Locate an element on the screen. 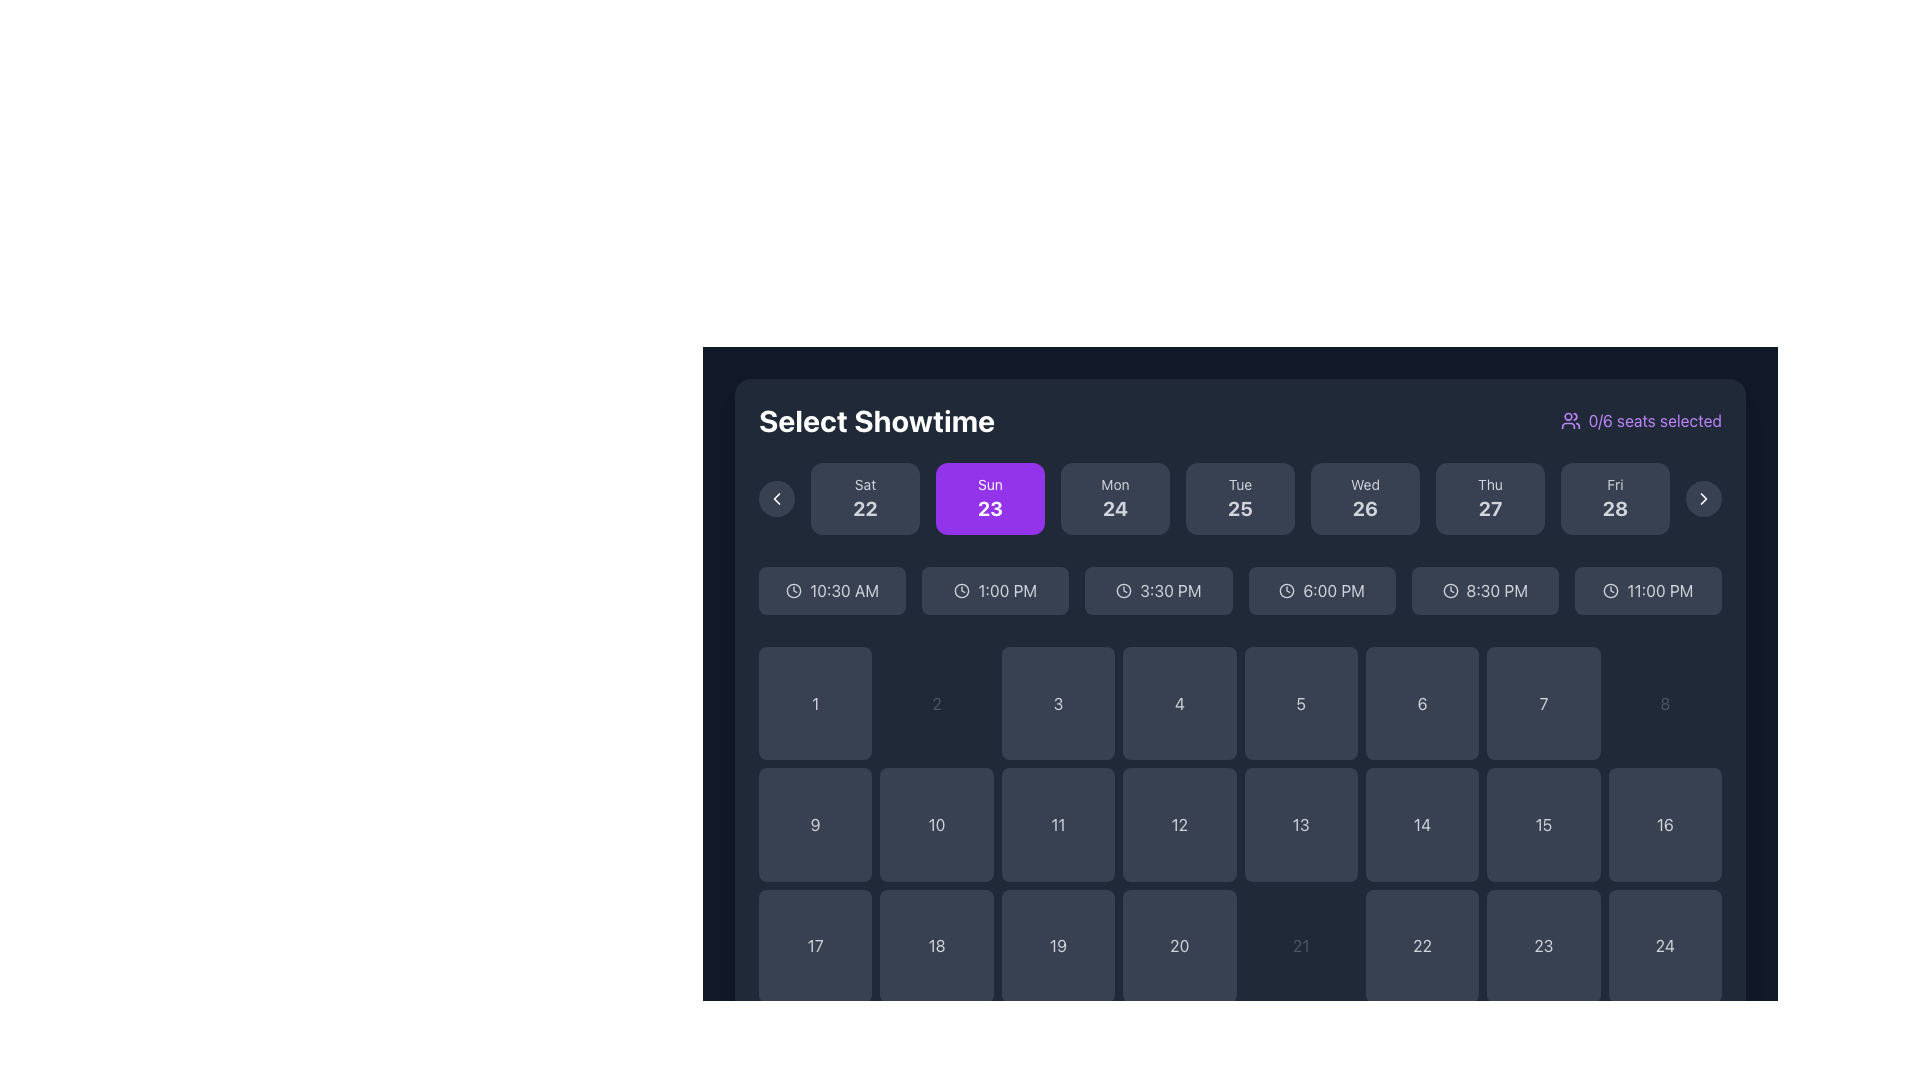 Image resolution: width=1920 pixels, height=1080 pixels. the selectable button located in the first row of a numeric grid, positioned fifth from the left, to make a selection is located at coordinates (1301, 702).